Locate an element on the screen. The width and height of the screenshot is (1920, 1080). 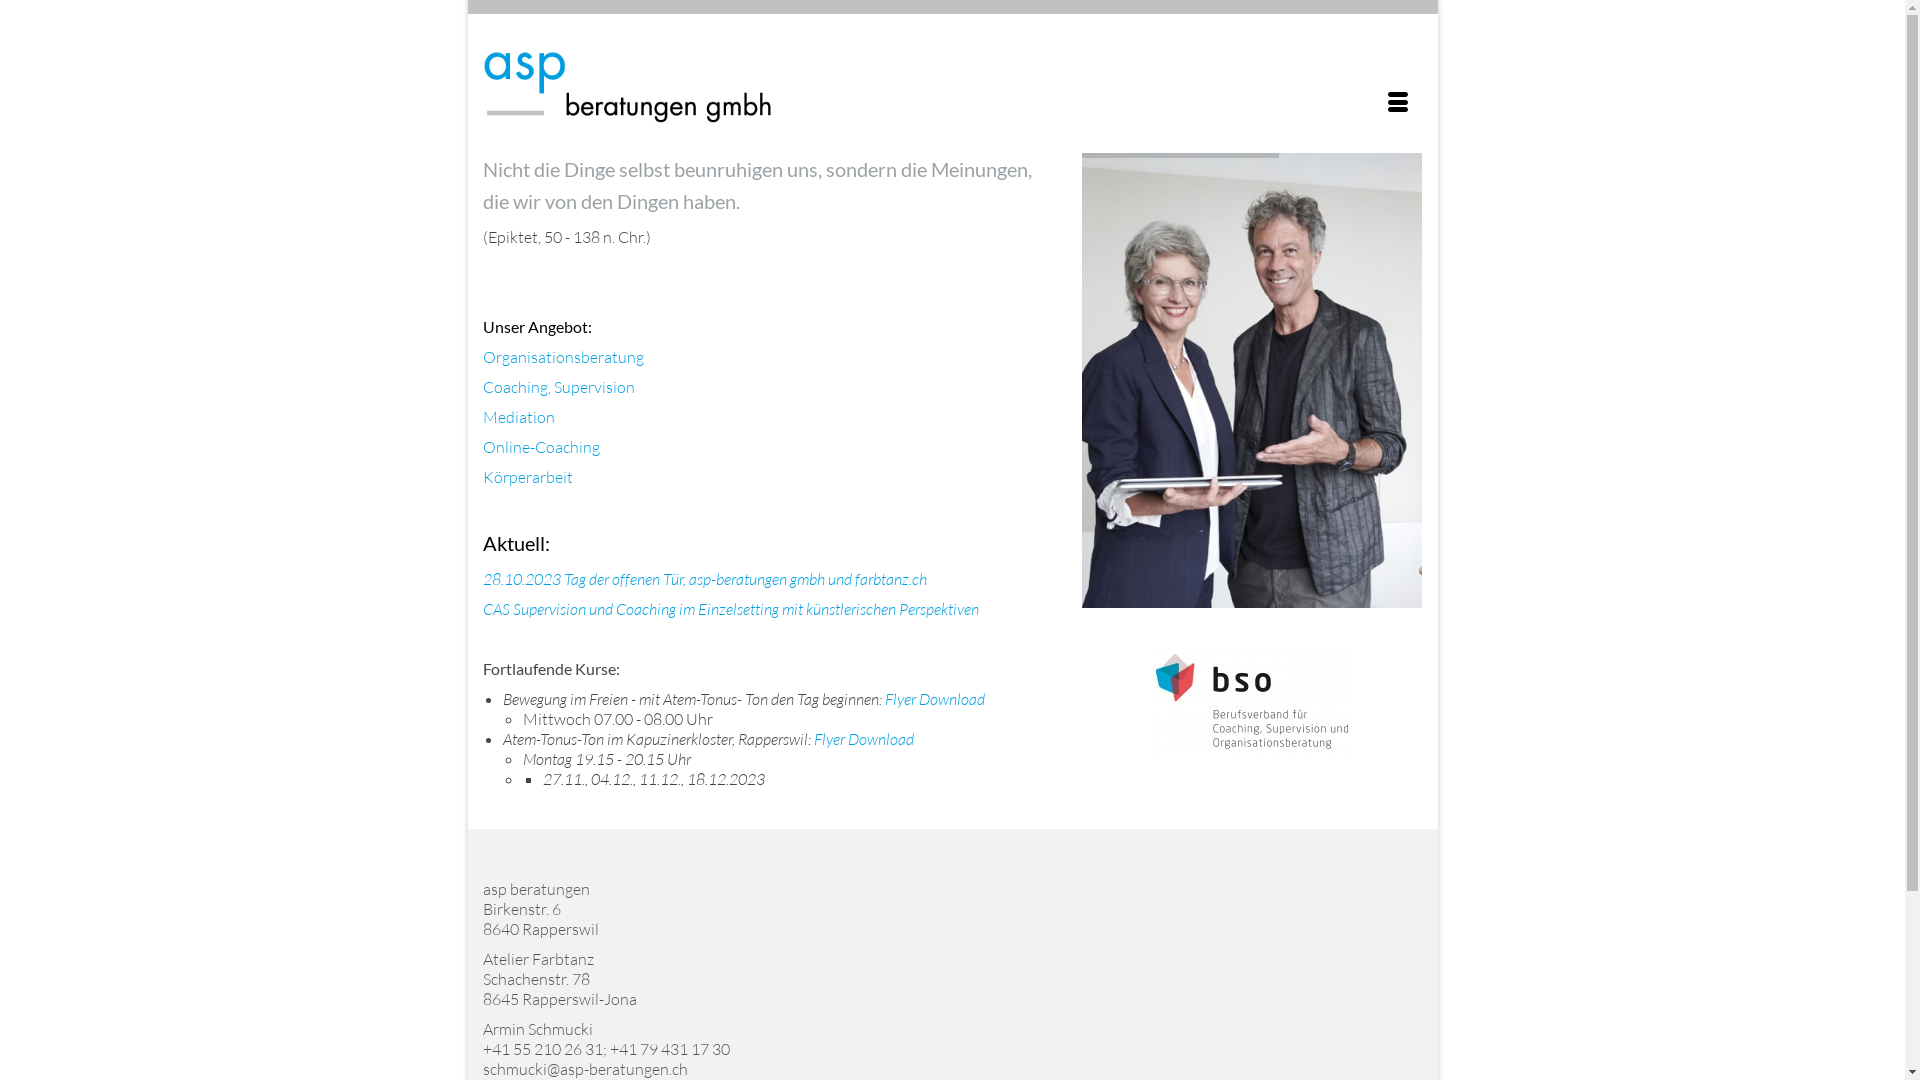
'Coaching,' is located at coordinates (515, 386).